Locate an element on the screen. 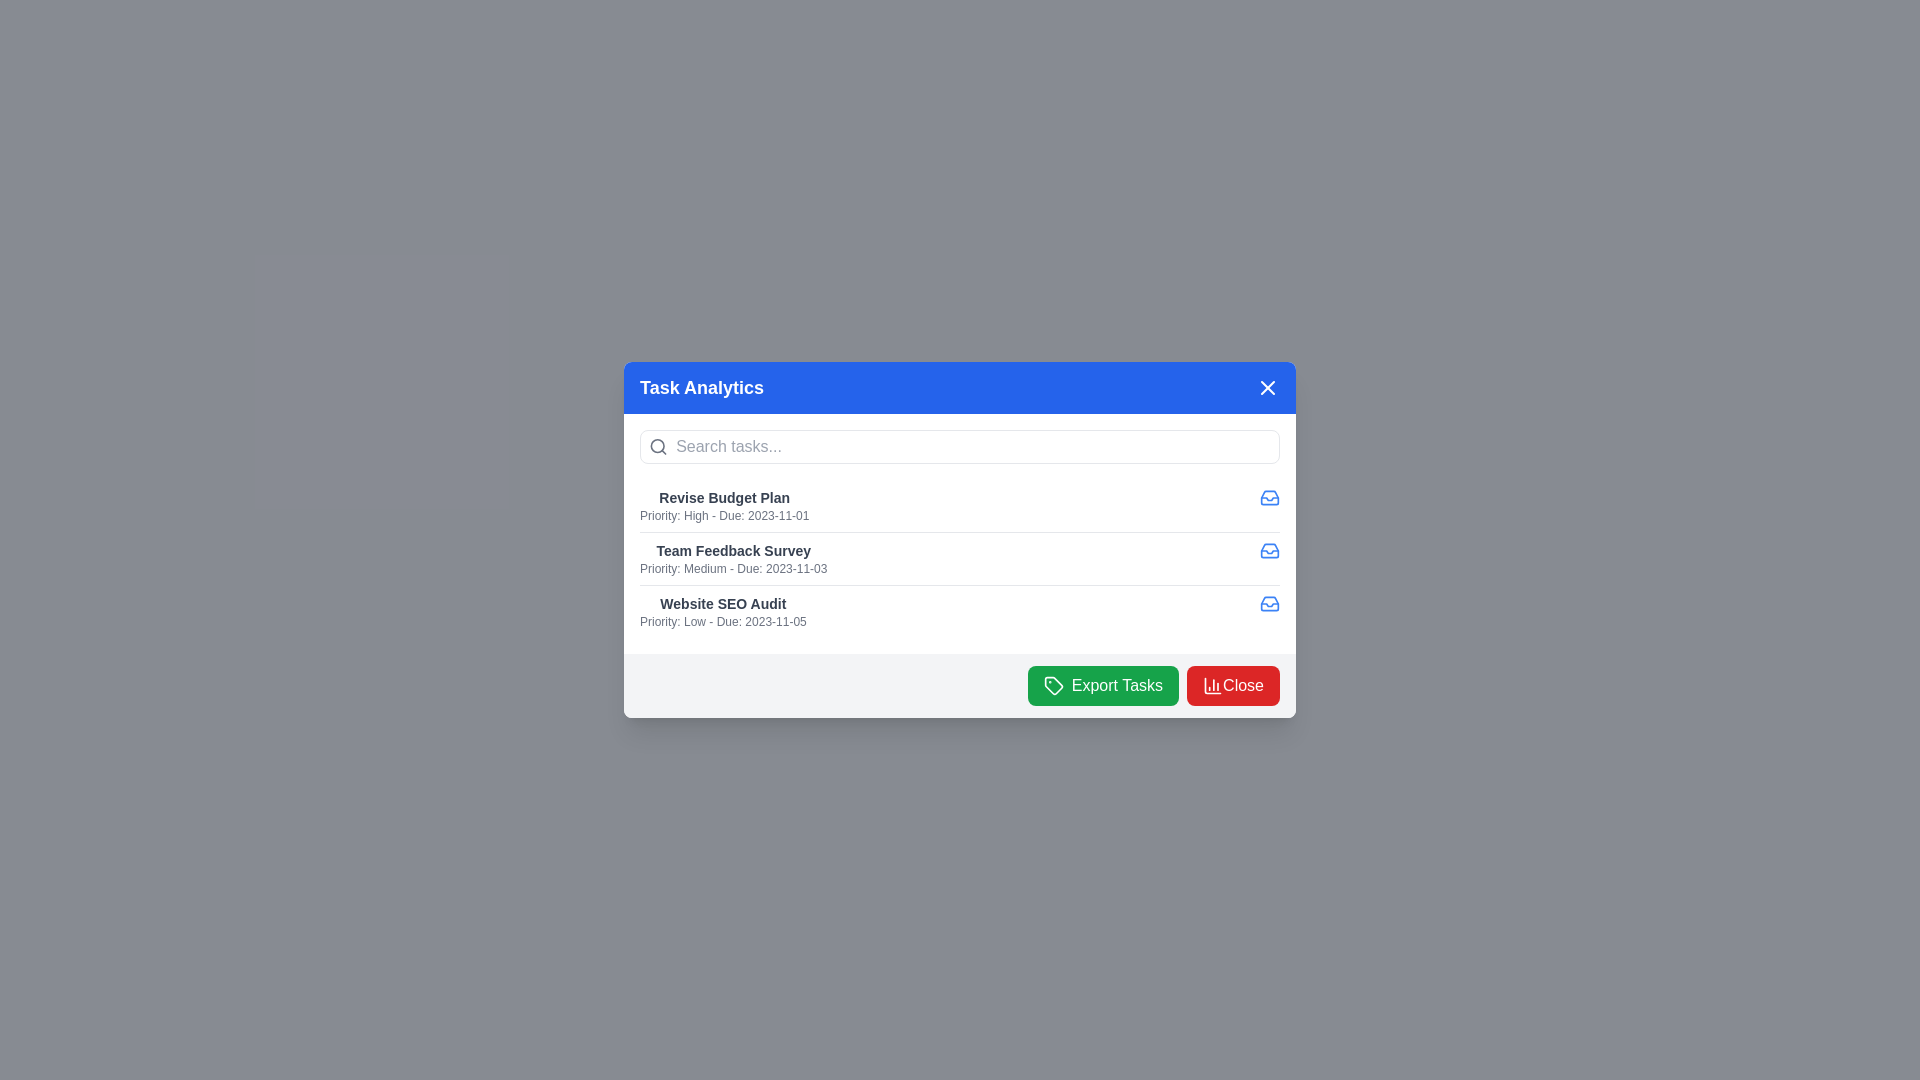  the green tag icon located to the left of the 'Export Tasks' text within the green button is located at coordinates (1052, 685).